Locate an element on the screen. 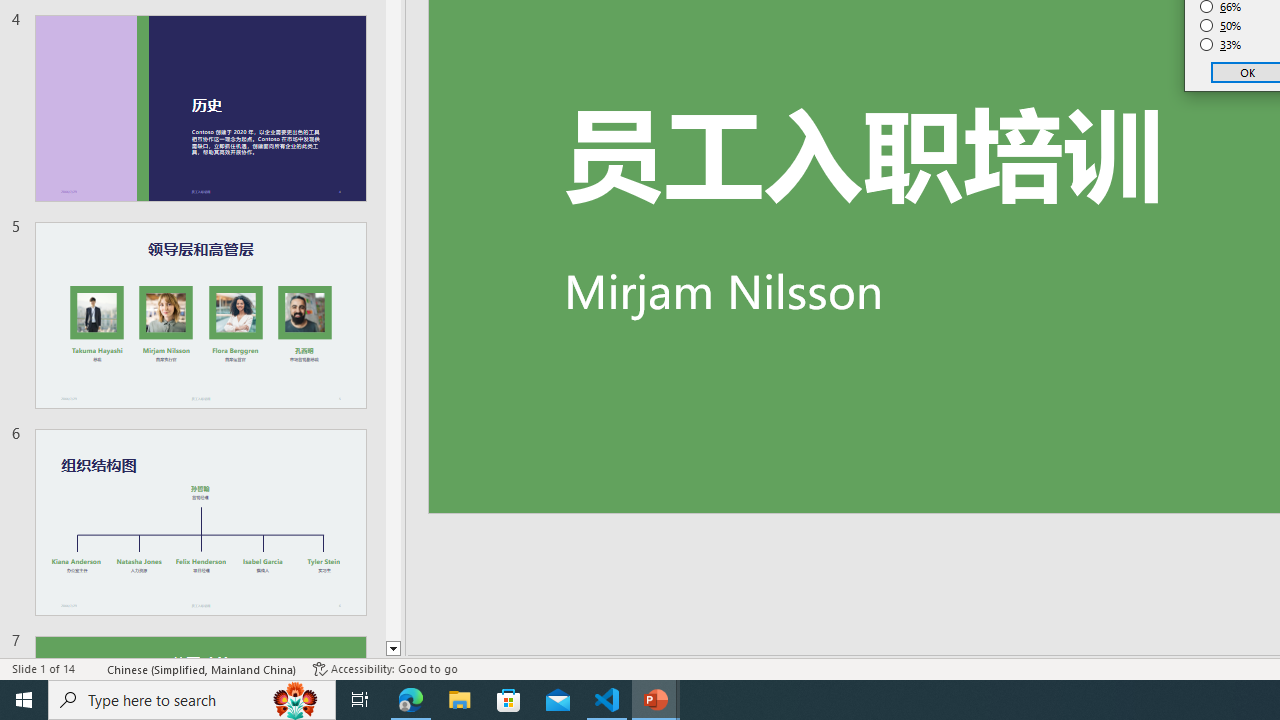  'Microsoft Store' is located at coordinates (509, 698).